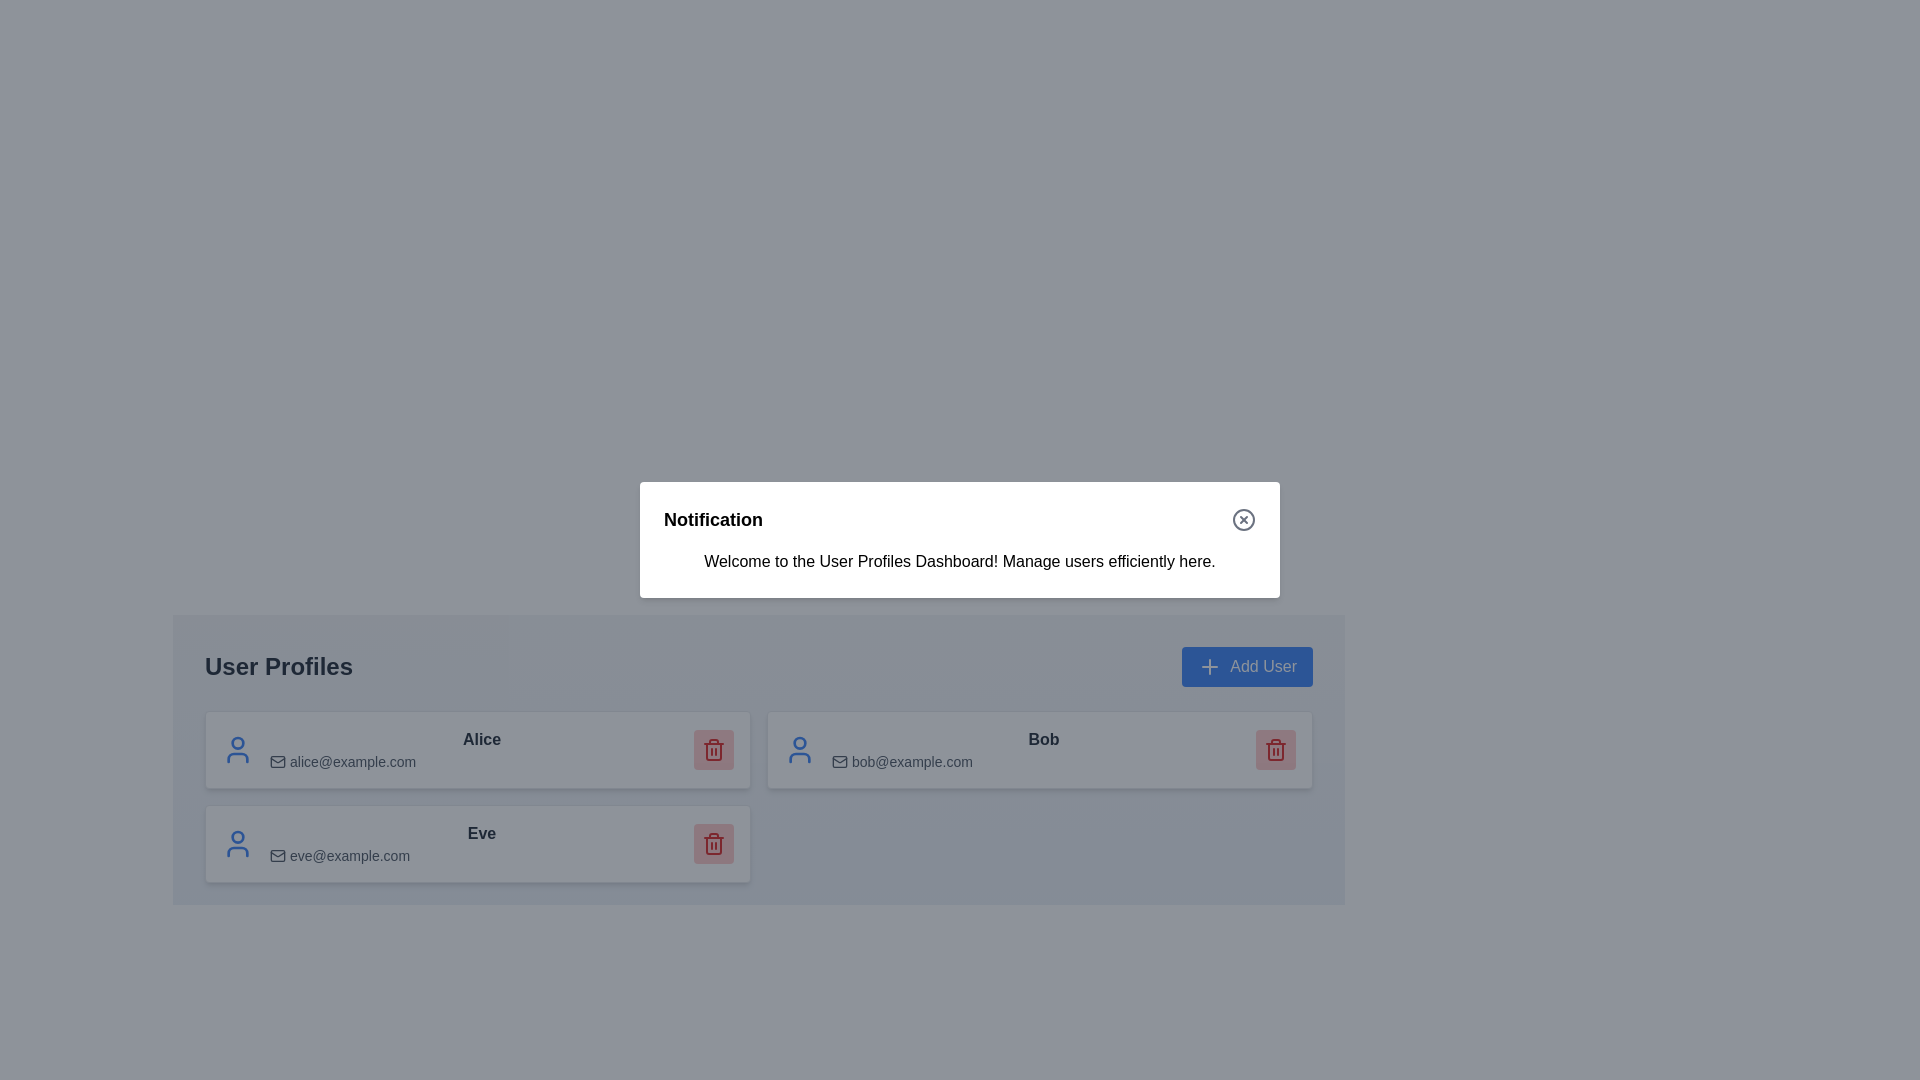  I want to click on the decorative graphical element that forms the bottom part of the user icon representing user 'Eve' in the 'User Profiles' area, so click(238, 852).